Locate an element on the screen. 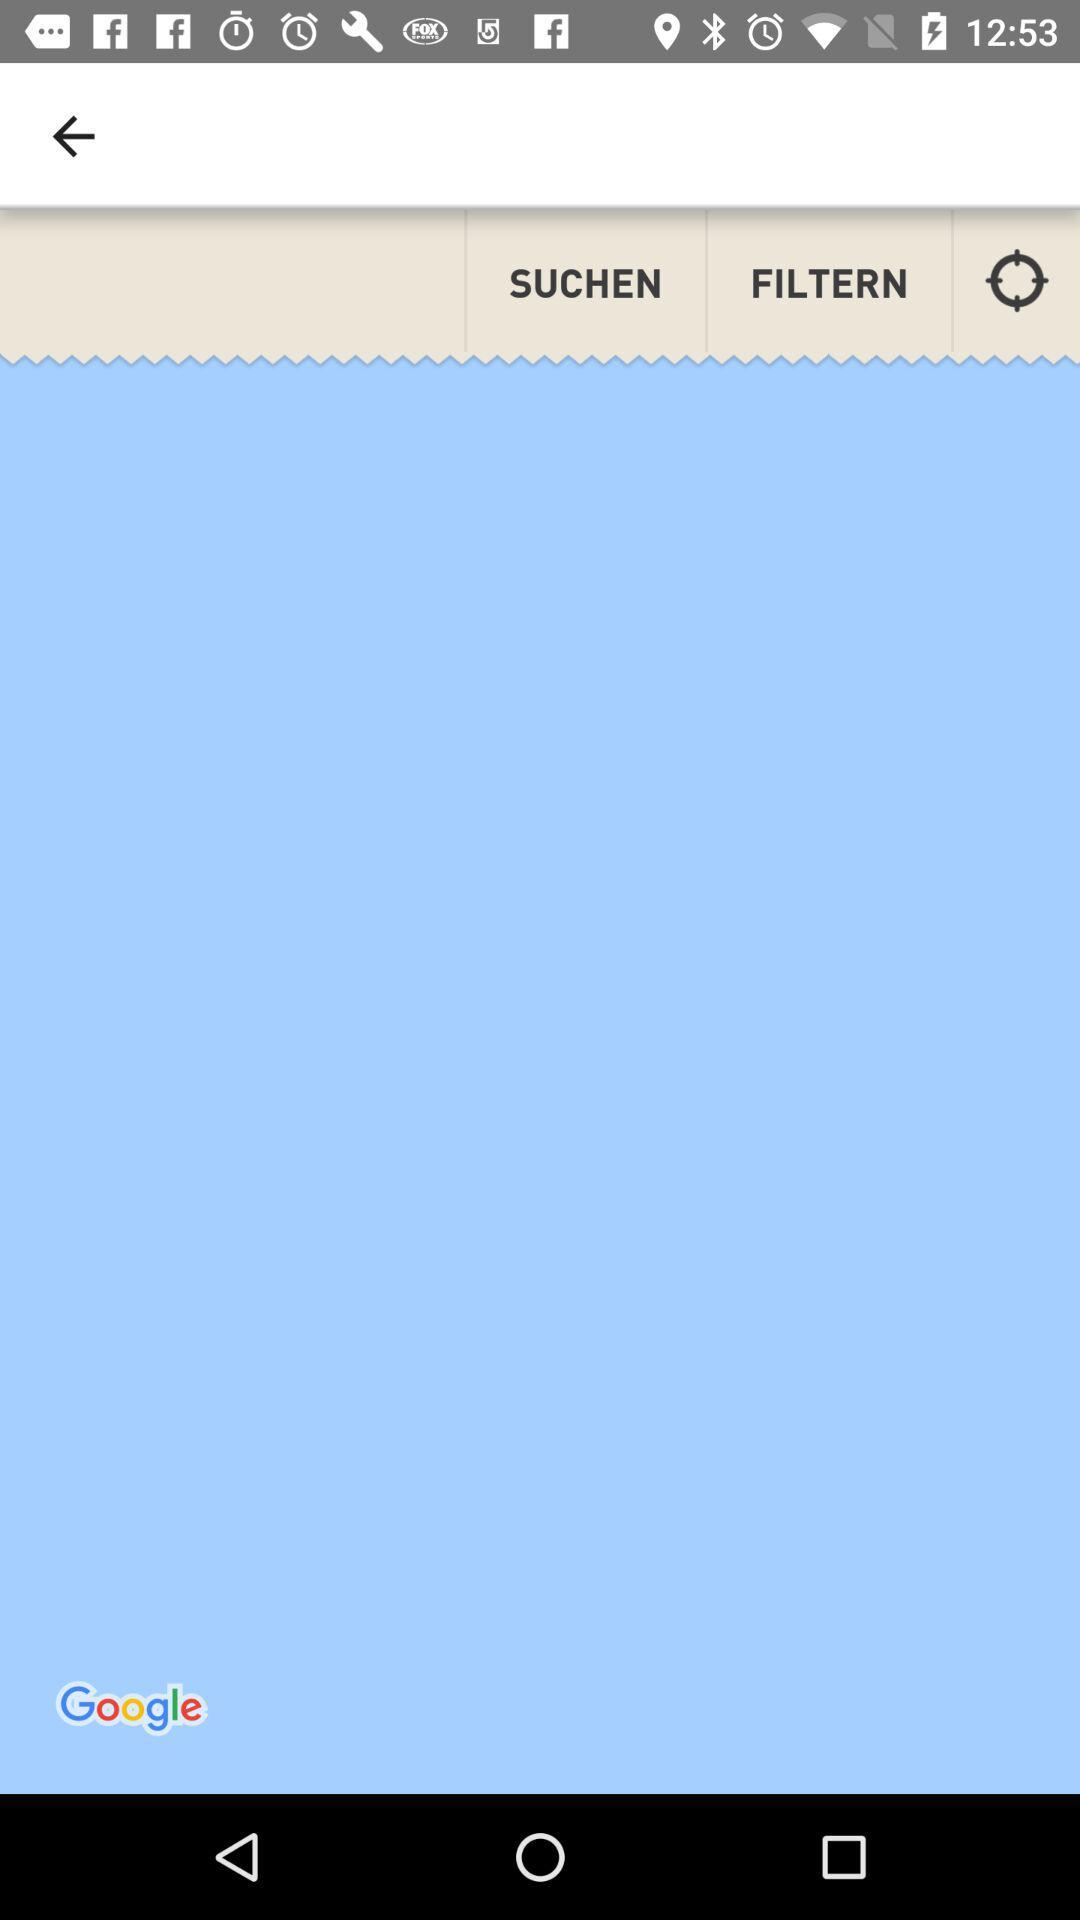 The image size is (1080, 1920). the location_crosshair icon is located at coordinates (1017, 279).